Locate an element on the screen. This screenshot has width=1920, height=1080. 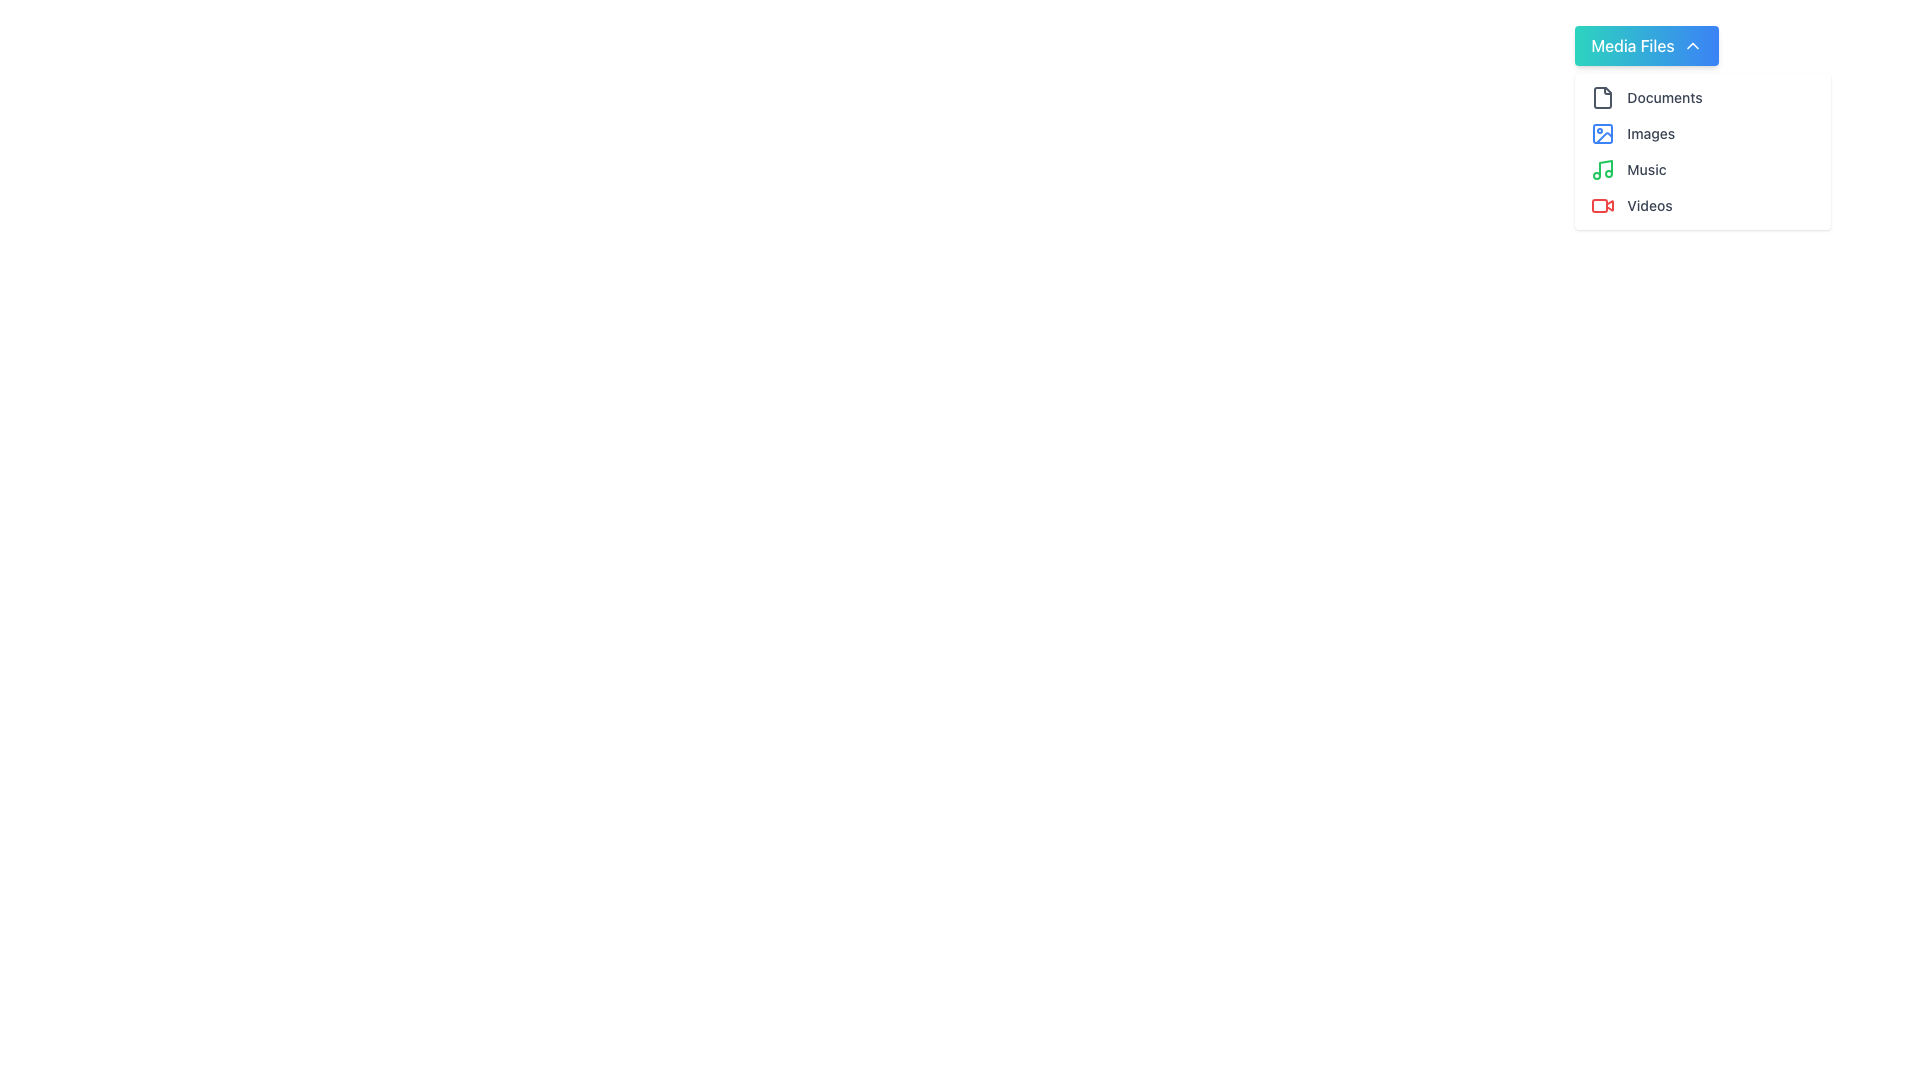
the 'Music' icon located in the fourth item of the 'Media Files' drop-down menu, which is positioned directly to the left of the 'Music' text label is located at coordinates (1603, 168).